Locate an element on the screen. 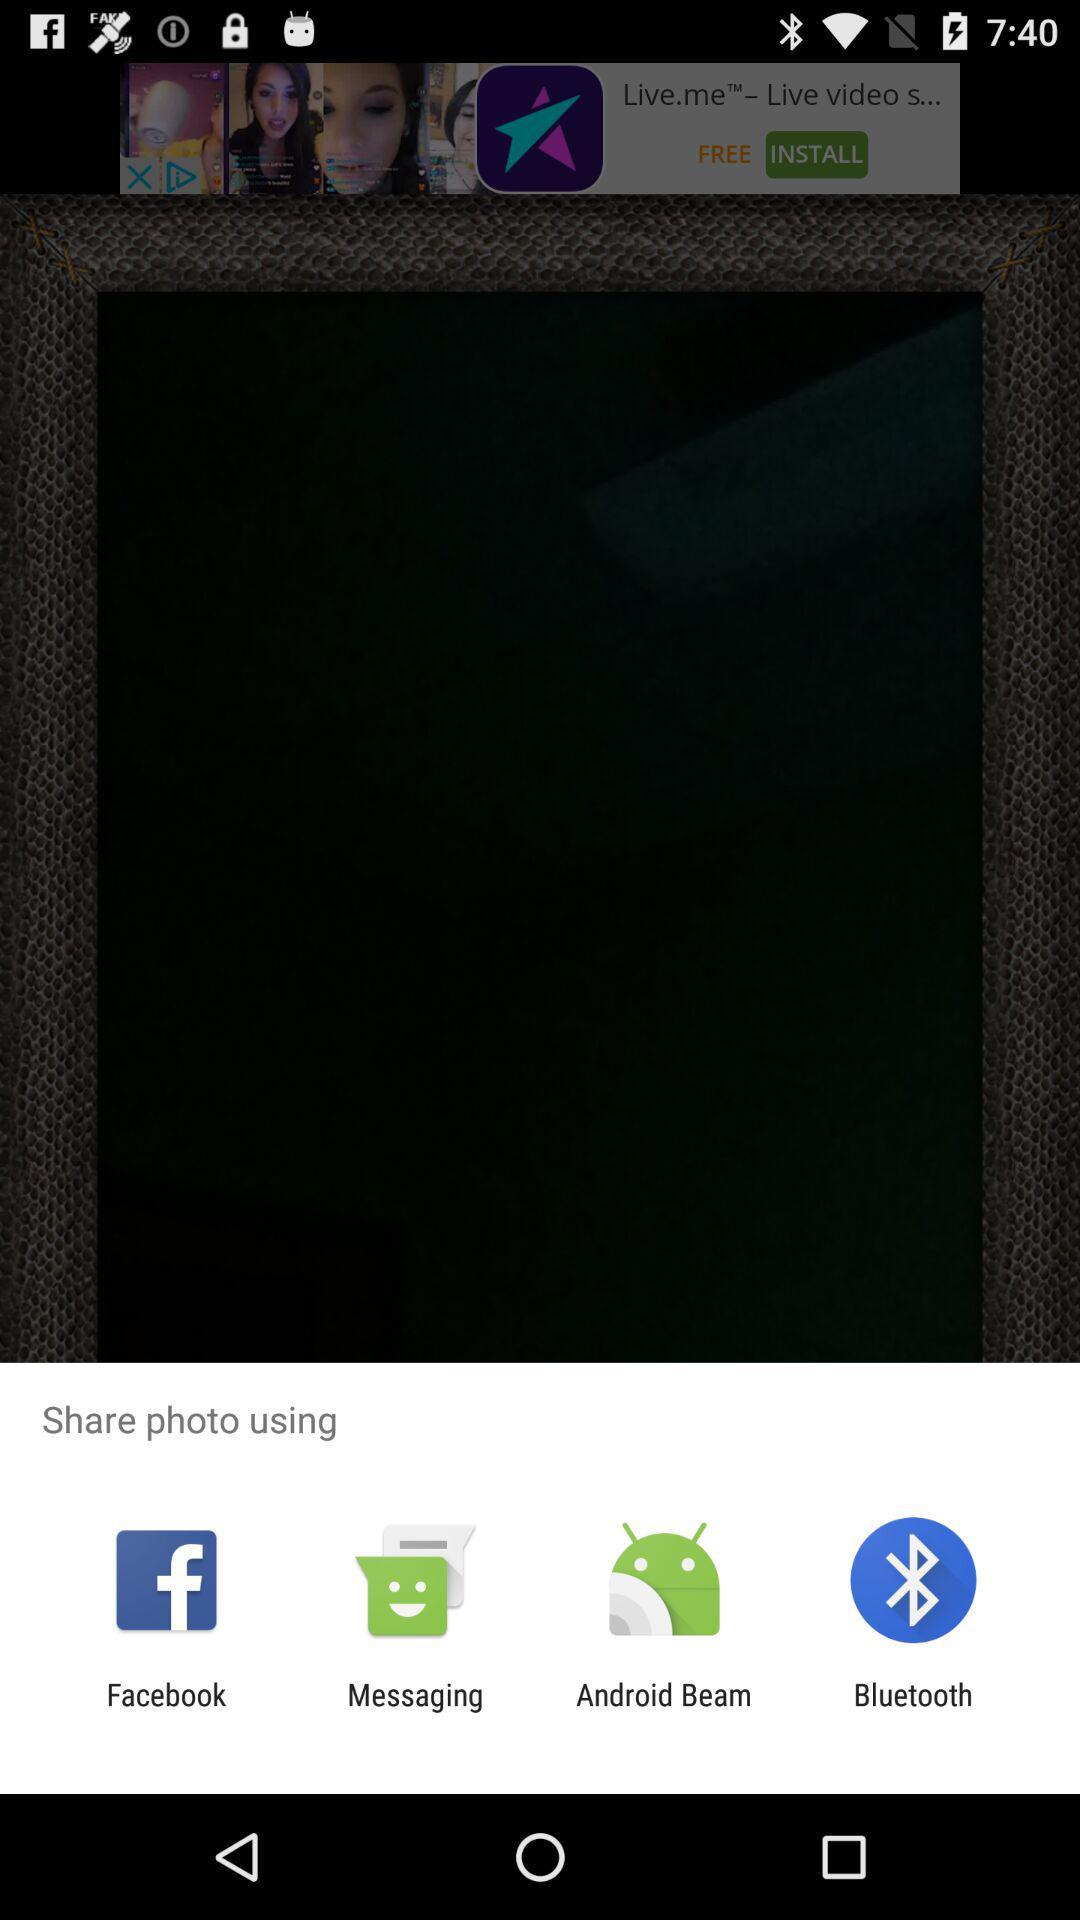 The height and width of the screenshot is (1920, 1080). the icon to the right of messaging is located at coordinates (664, 1711).